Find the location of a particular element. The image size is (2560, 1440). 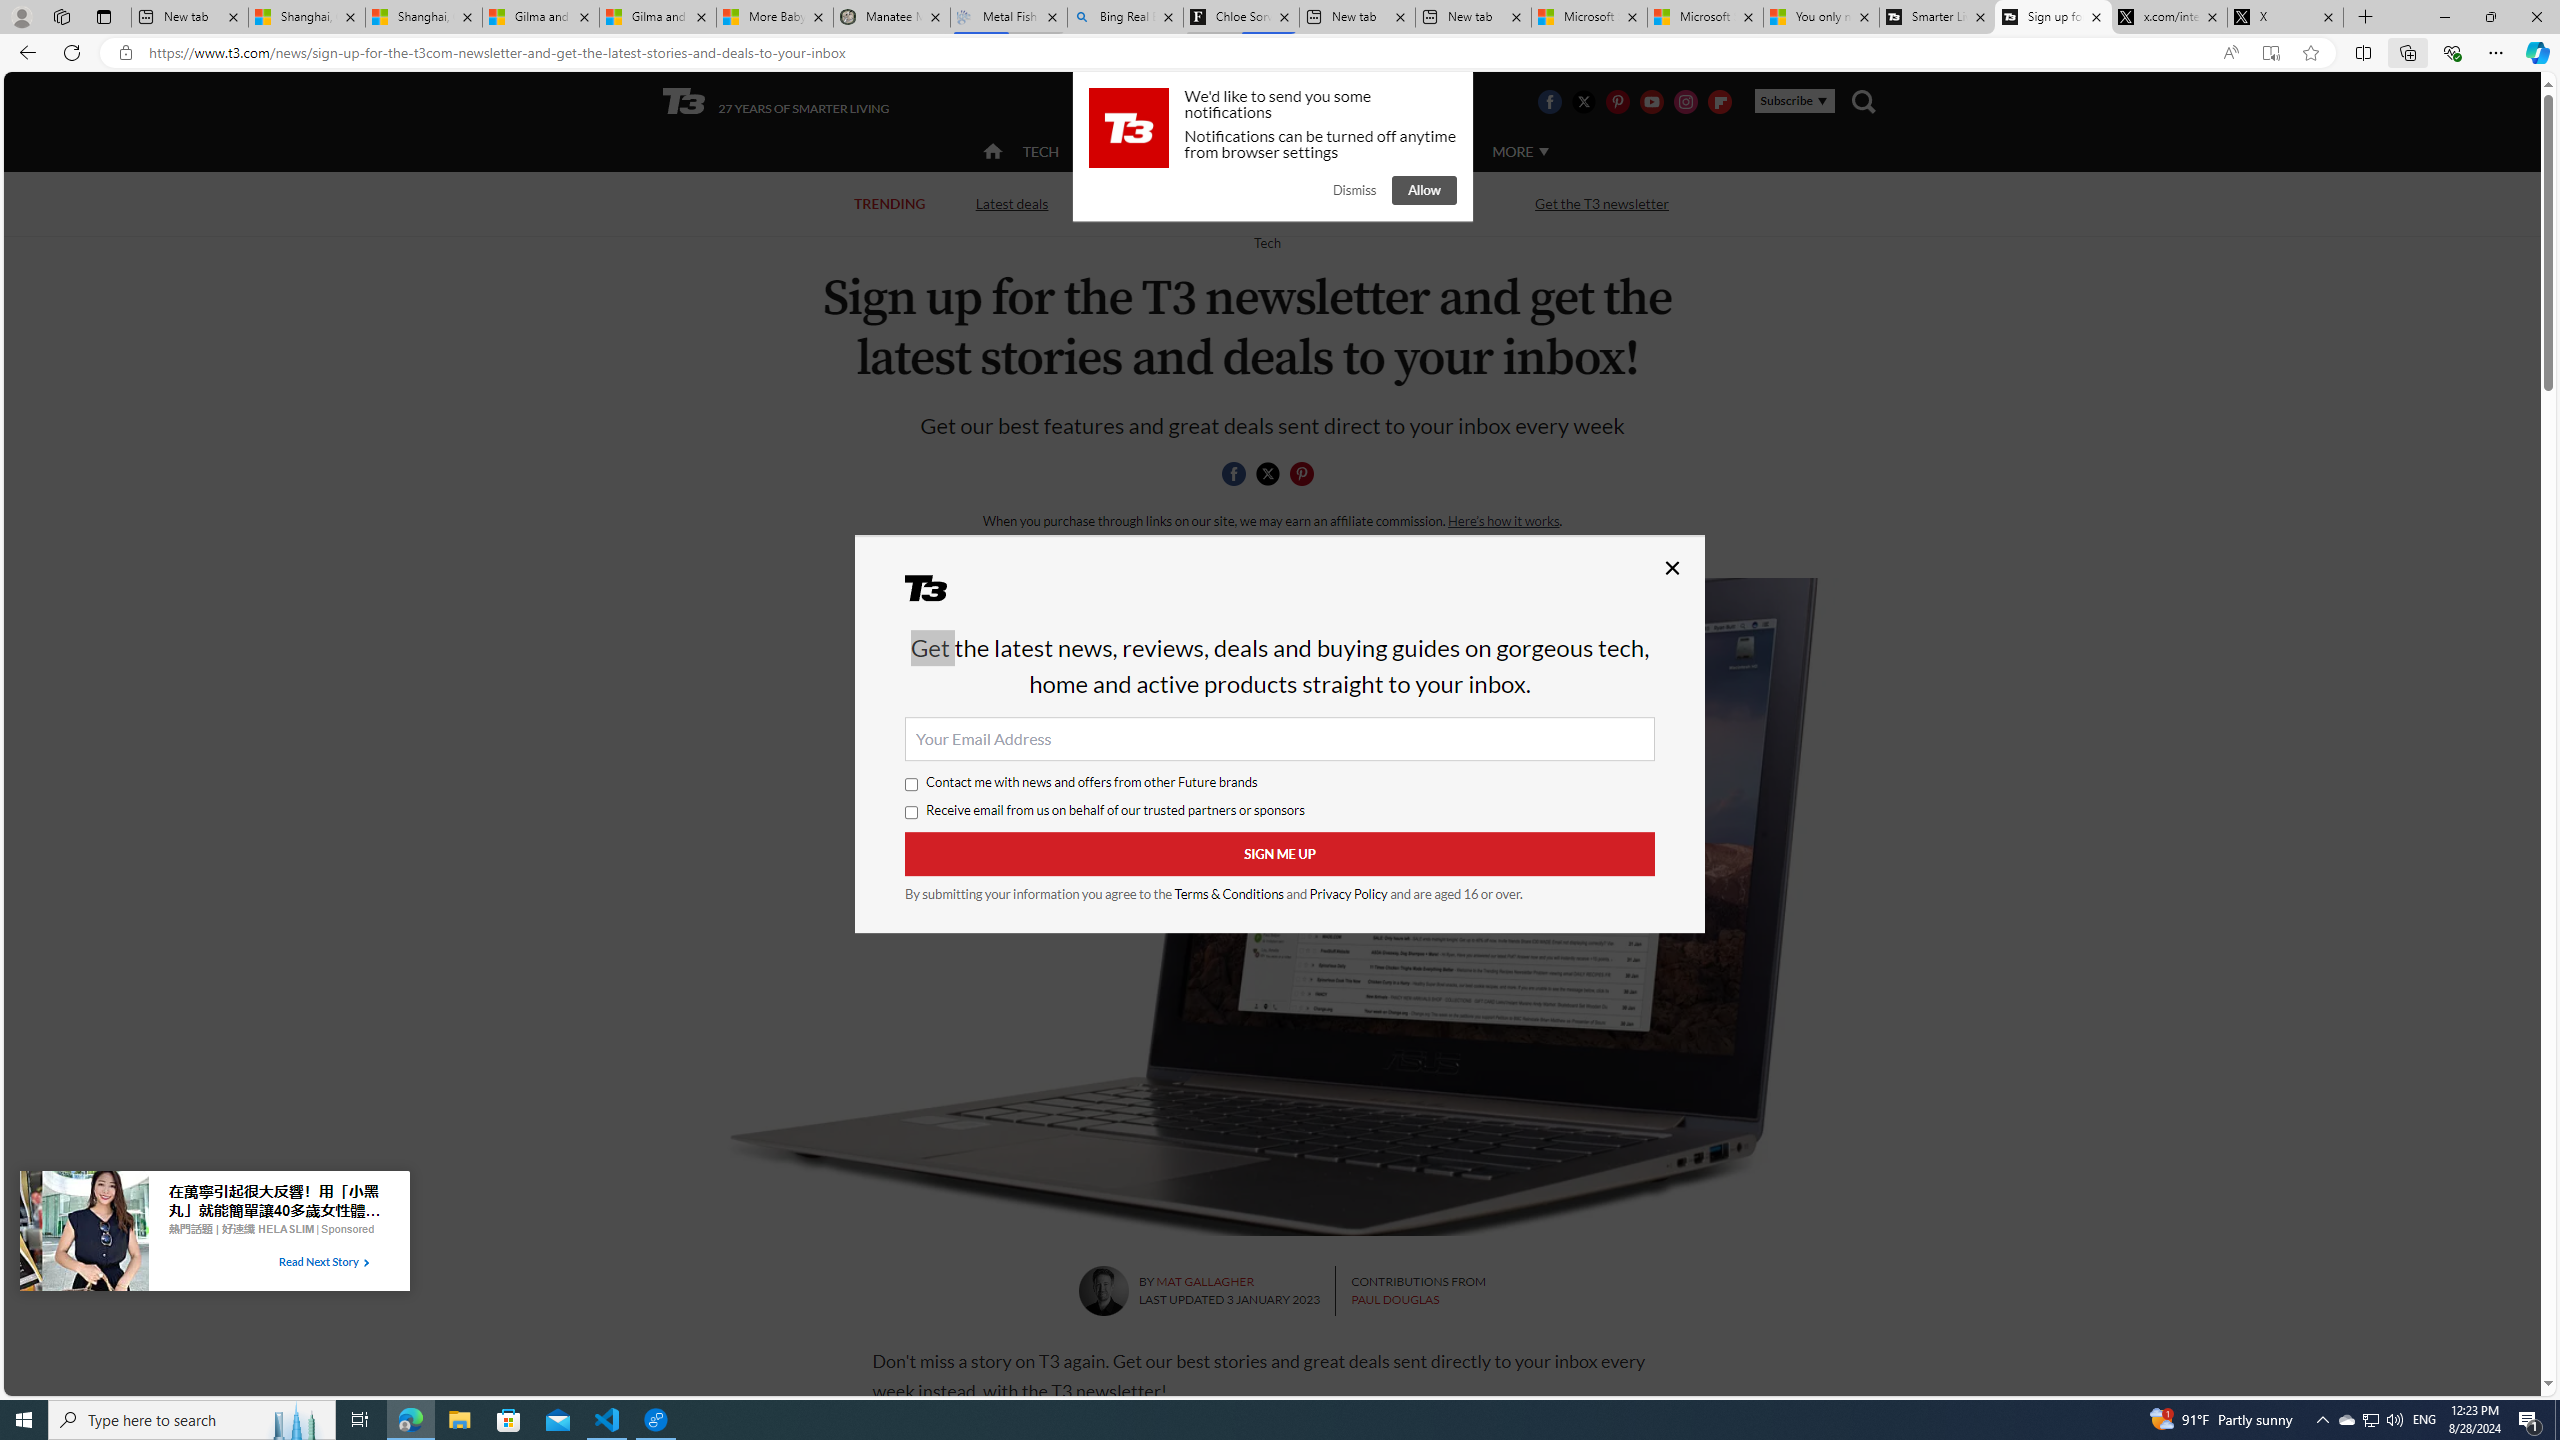

'Sign me up' is located at coordinates (1280, 854).